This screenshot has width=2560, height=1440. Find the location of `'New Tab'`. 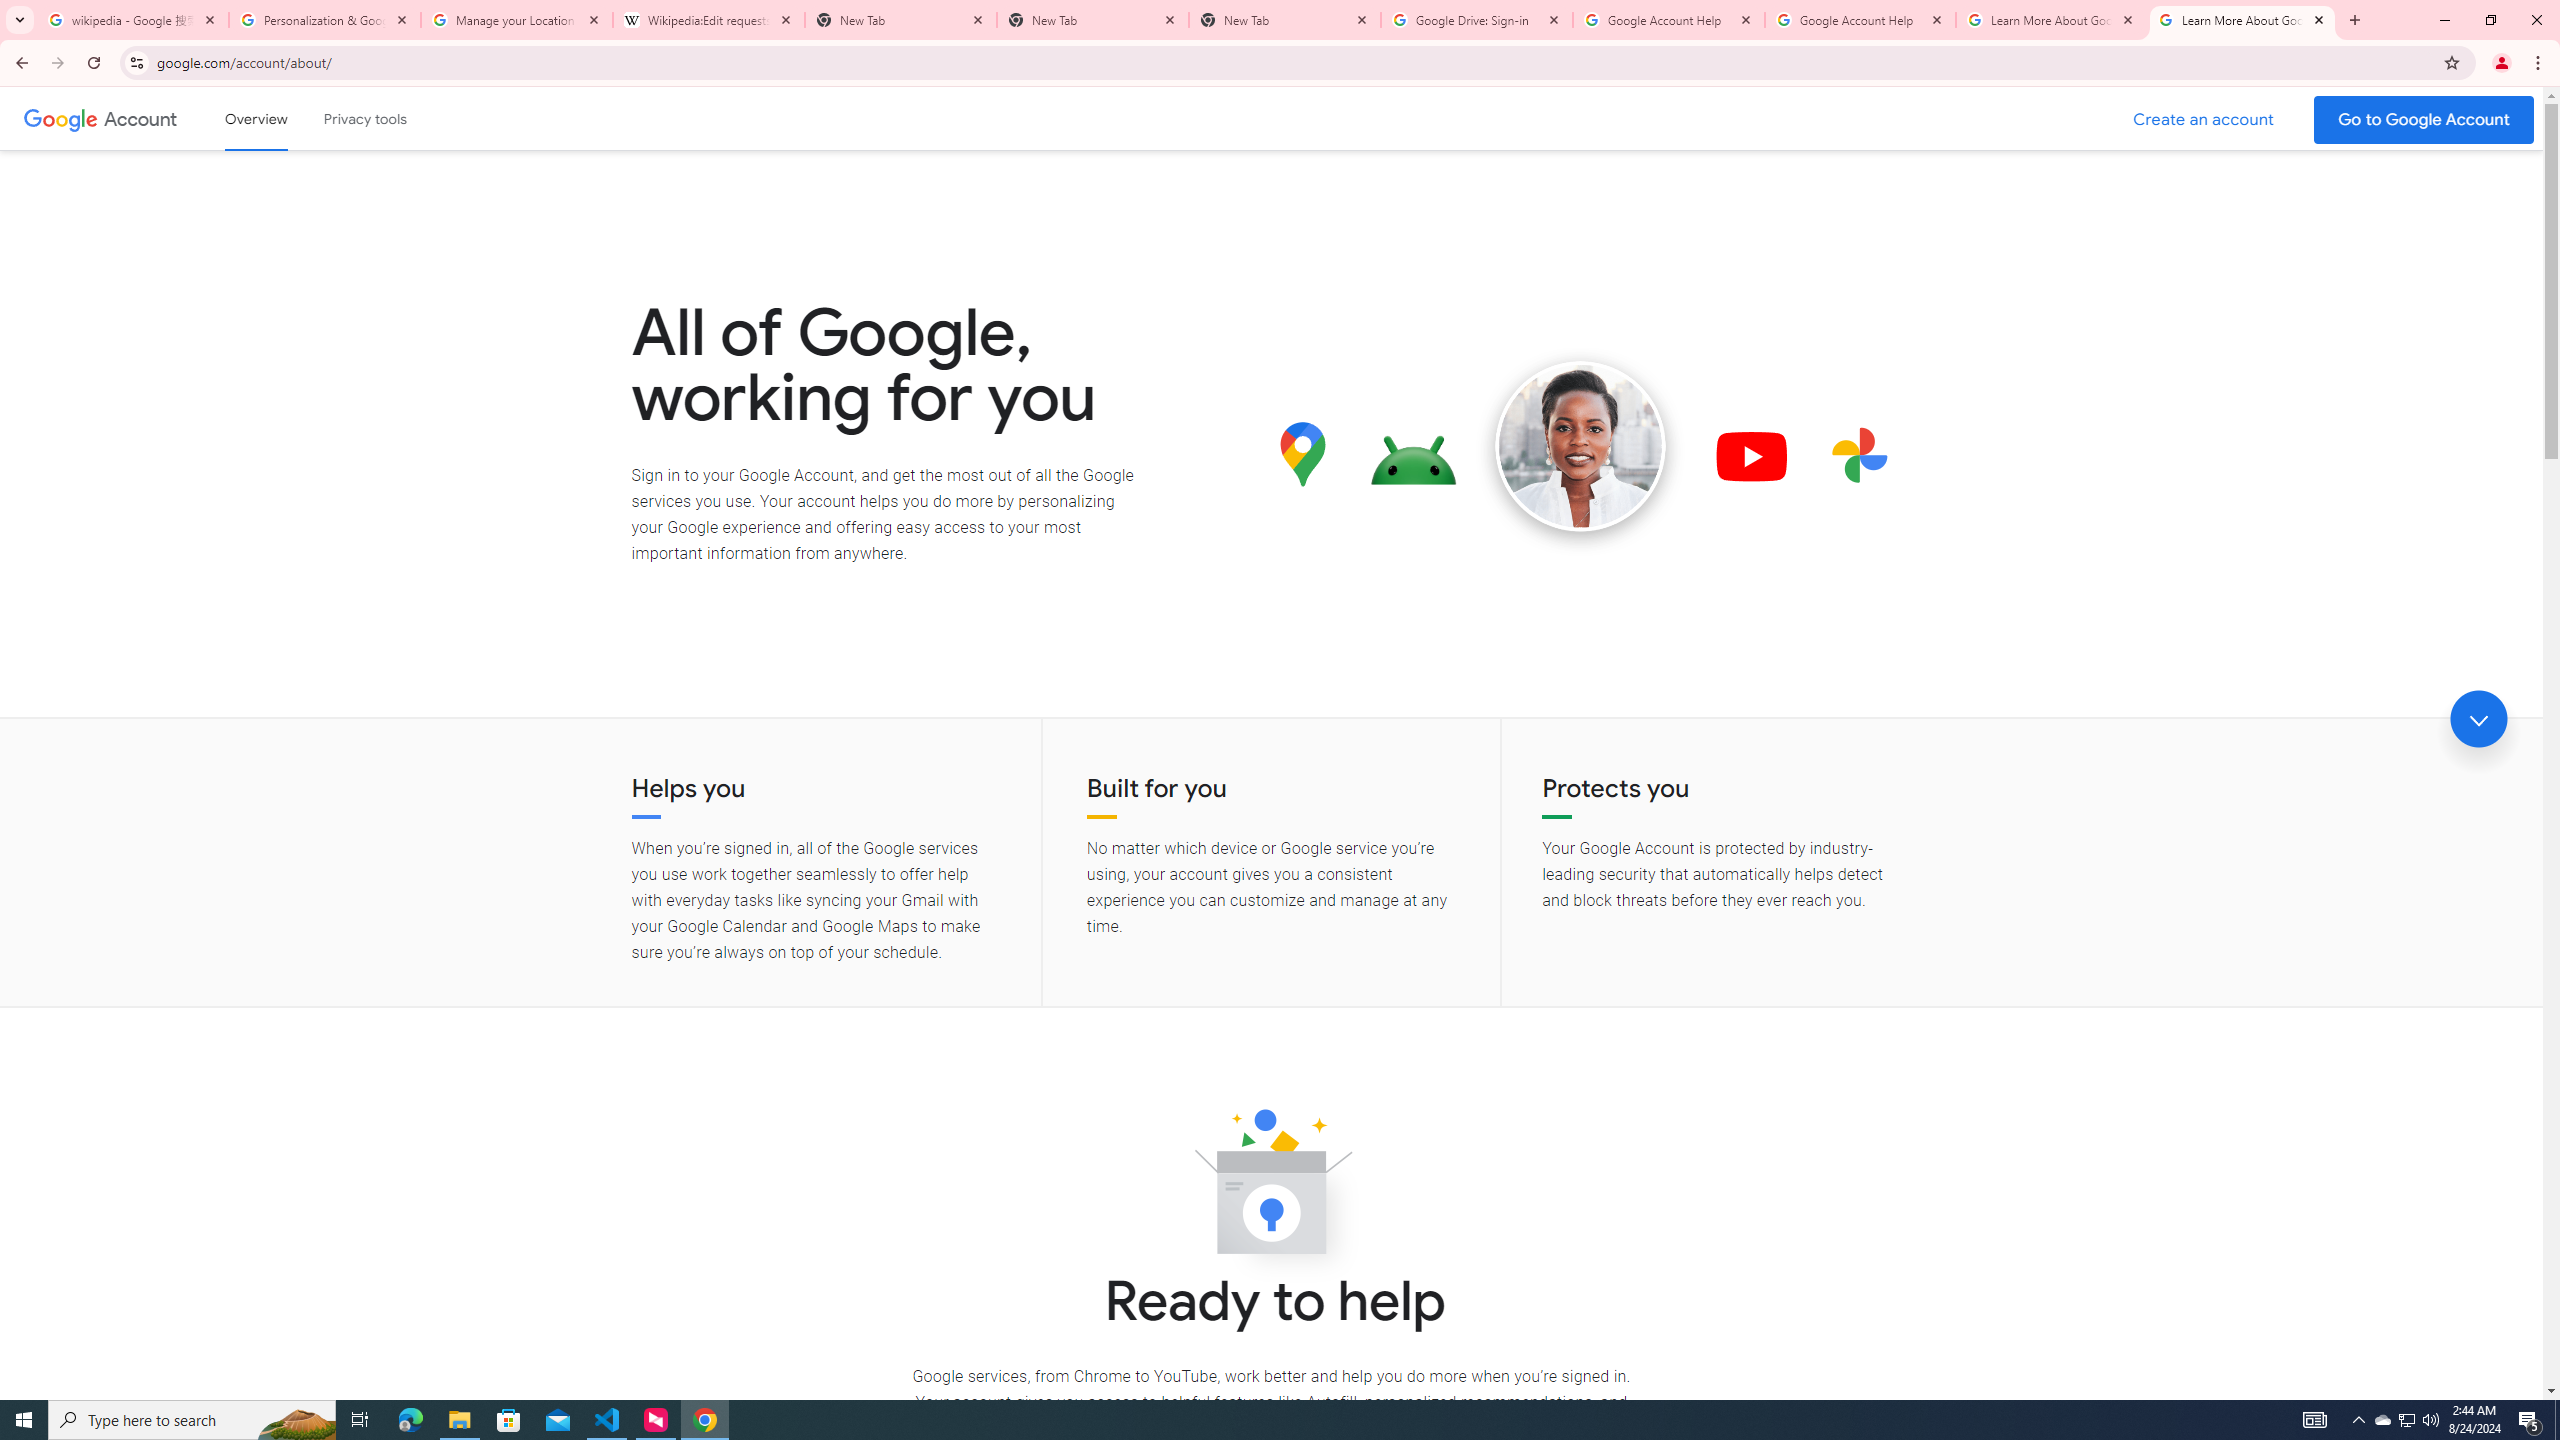

'New Tab' is located at coordinates (1092, 19).